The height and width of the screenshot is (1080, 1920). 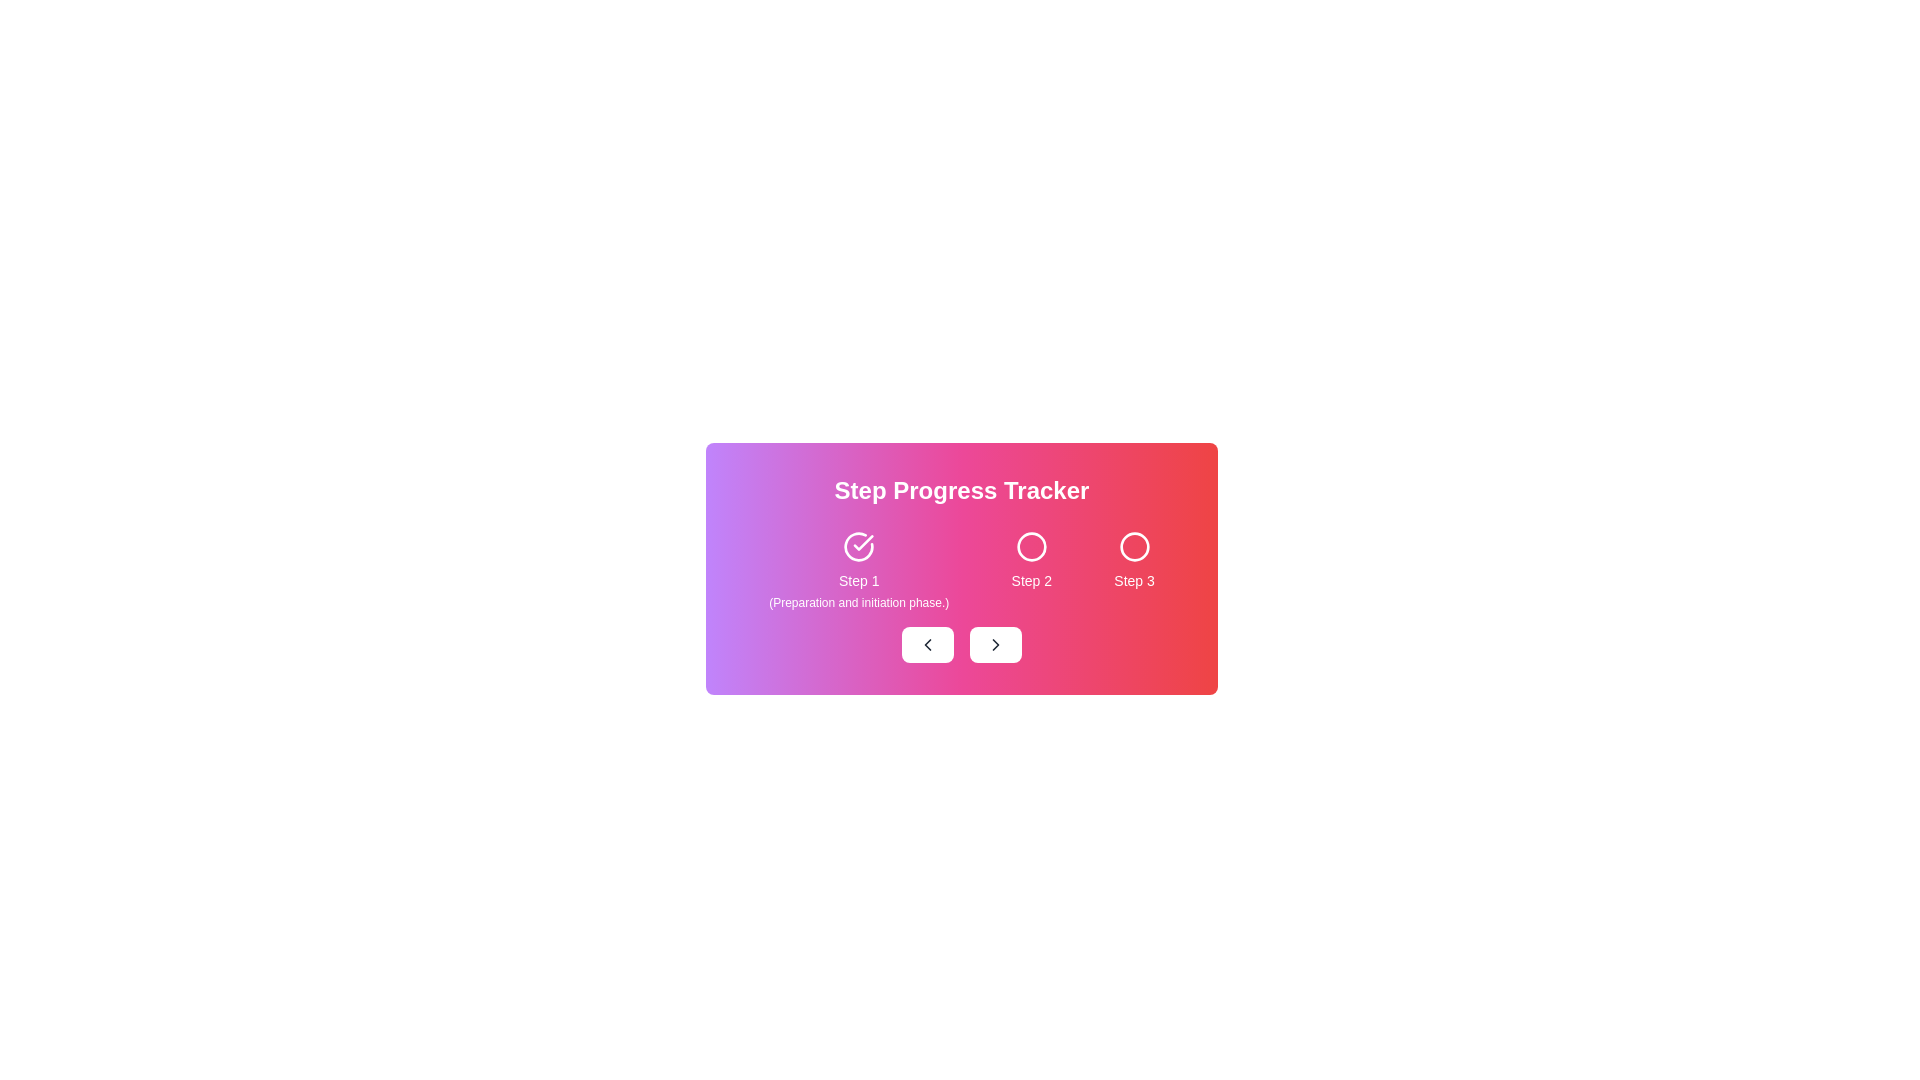 What do you see at coordinates (1134, 581) in the screenshot?
I see `the text label displaying 'Step 3' in white color, which is positioned below a circular icon in a vertically aligned group, representing the third step in a progress tracker` at bounding box center [1134, 581].